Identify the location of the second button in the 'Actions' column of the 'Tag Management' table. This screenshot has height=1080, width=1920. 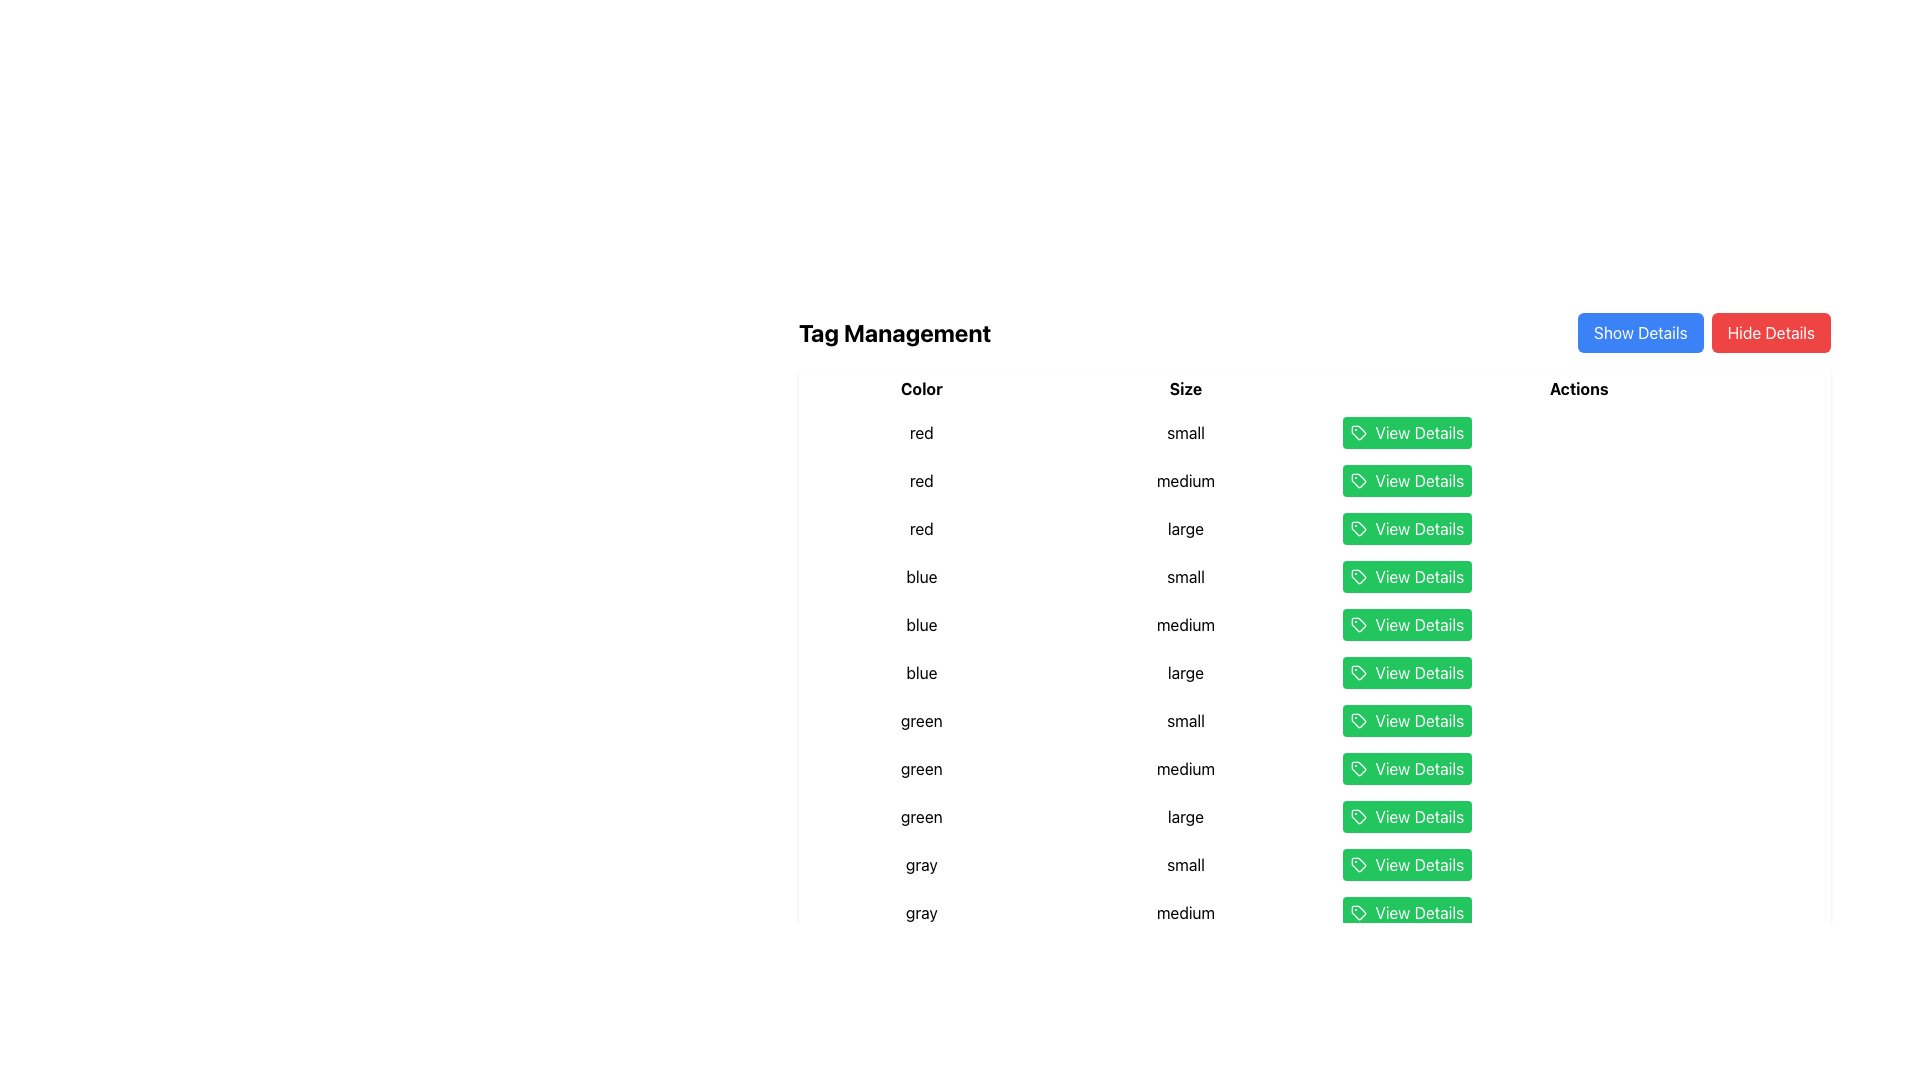
(1406, 481).